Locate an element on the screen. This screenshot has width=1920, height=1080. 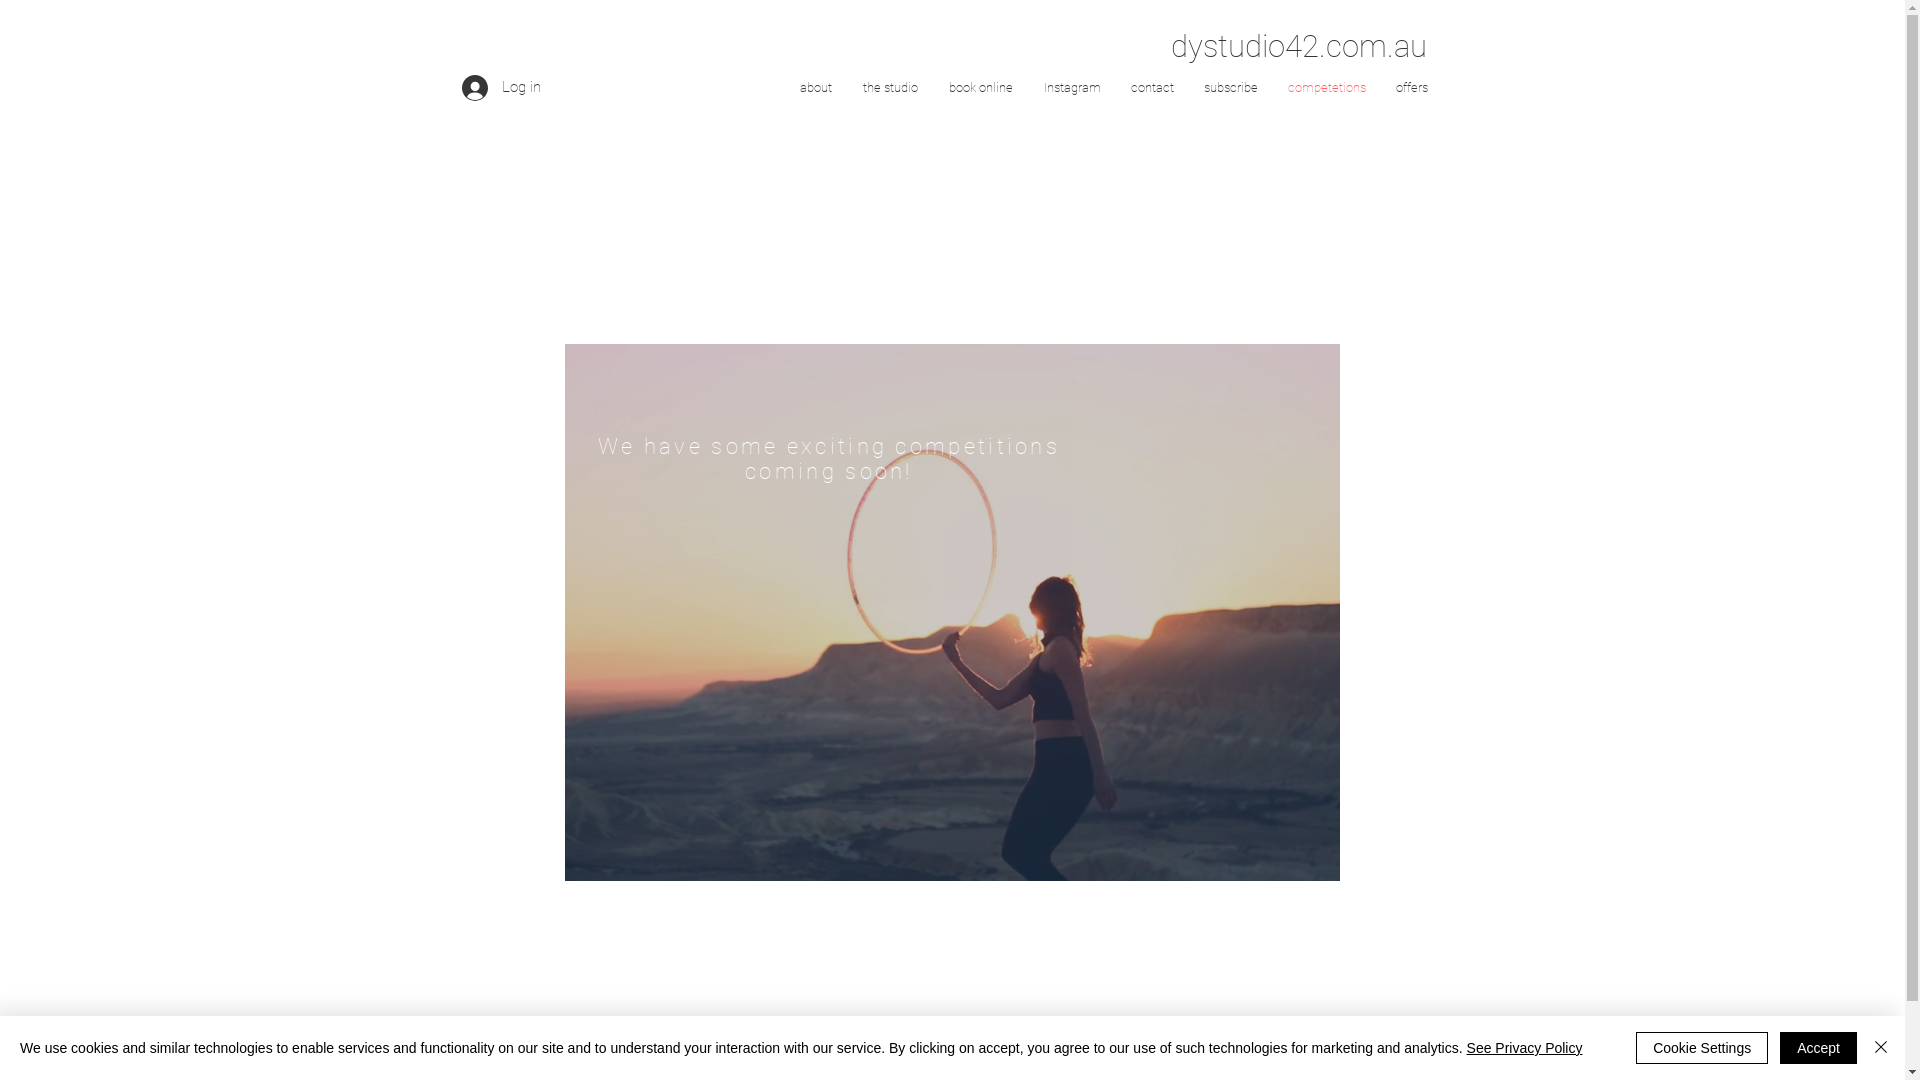
'See Privacy Policy' is located at coordinates (1524, 1047).